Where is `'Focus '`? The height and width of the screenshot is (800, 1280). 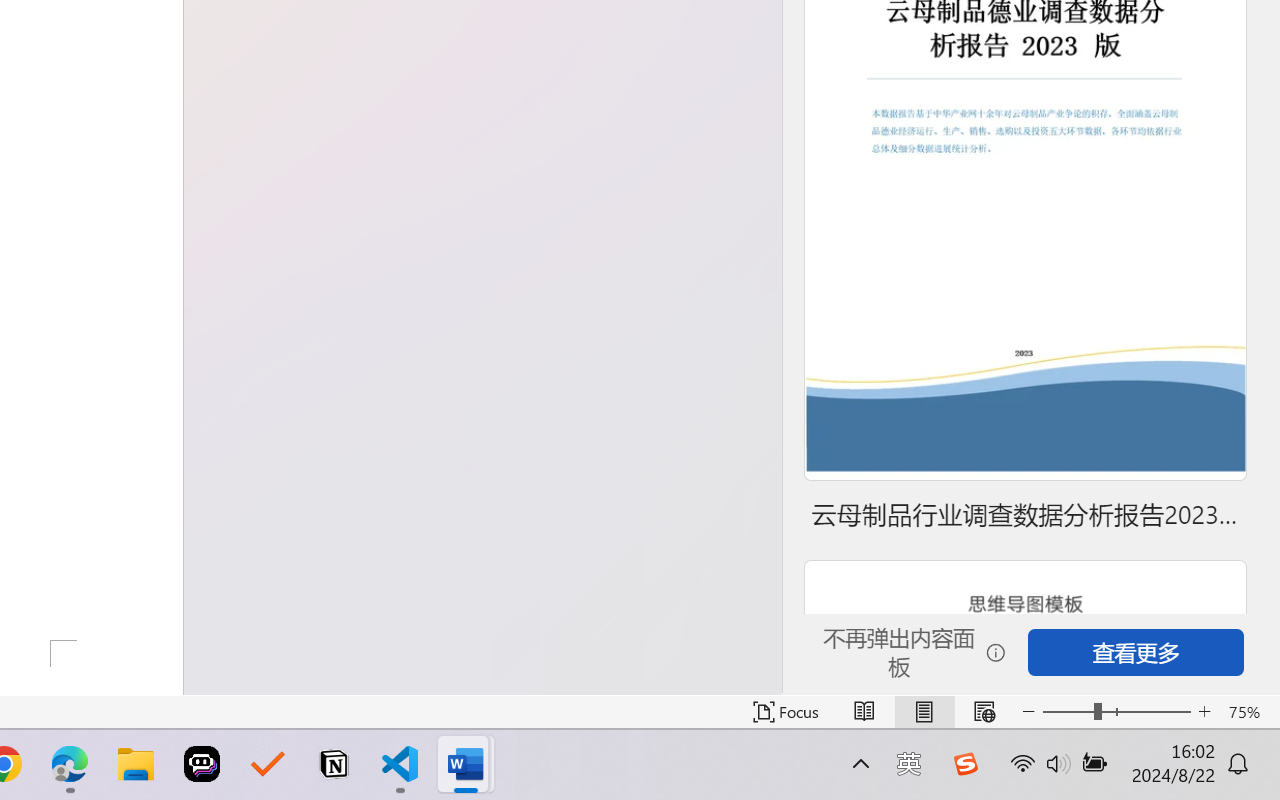
'Focus ' is located at coordinates (785, 711).